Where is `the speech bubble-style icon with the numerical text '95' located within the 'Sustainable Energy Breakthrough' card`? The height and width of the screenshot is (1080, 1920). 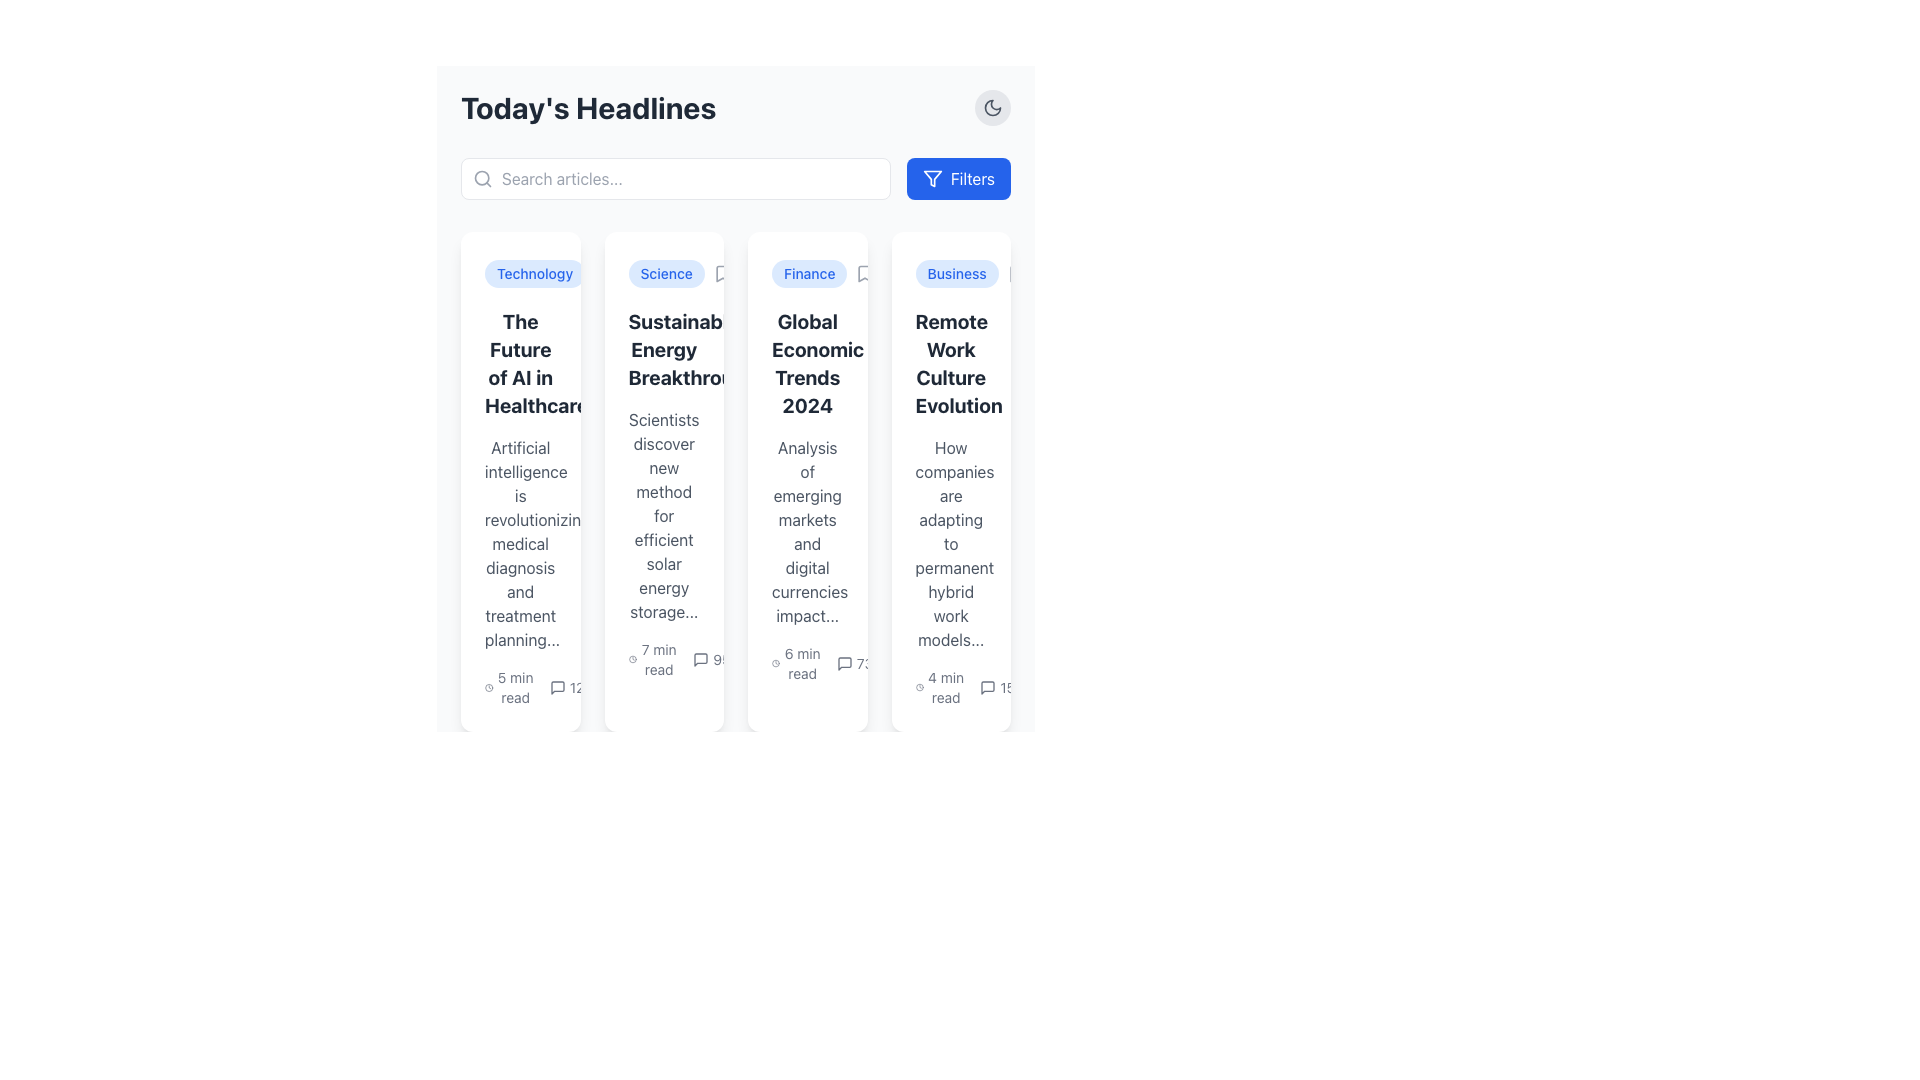 the speech bubble-style icon with the numerical text '95' located within the 'Sustainable Energy Breakthrough' card is located at coordinates (711, 659).